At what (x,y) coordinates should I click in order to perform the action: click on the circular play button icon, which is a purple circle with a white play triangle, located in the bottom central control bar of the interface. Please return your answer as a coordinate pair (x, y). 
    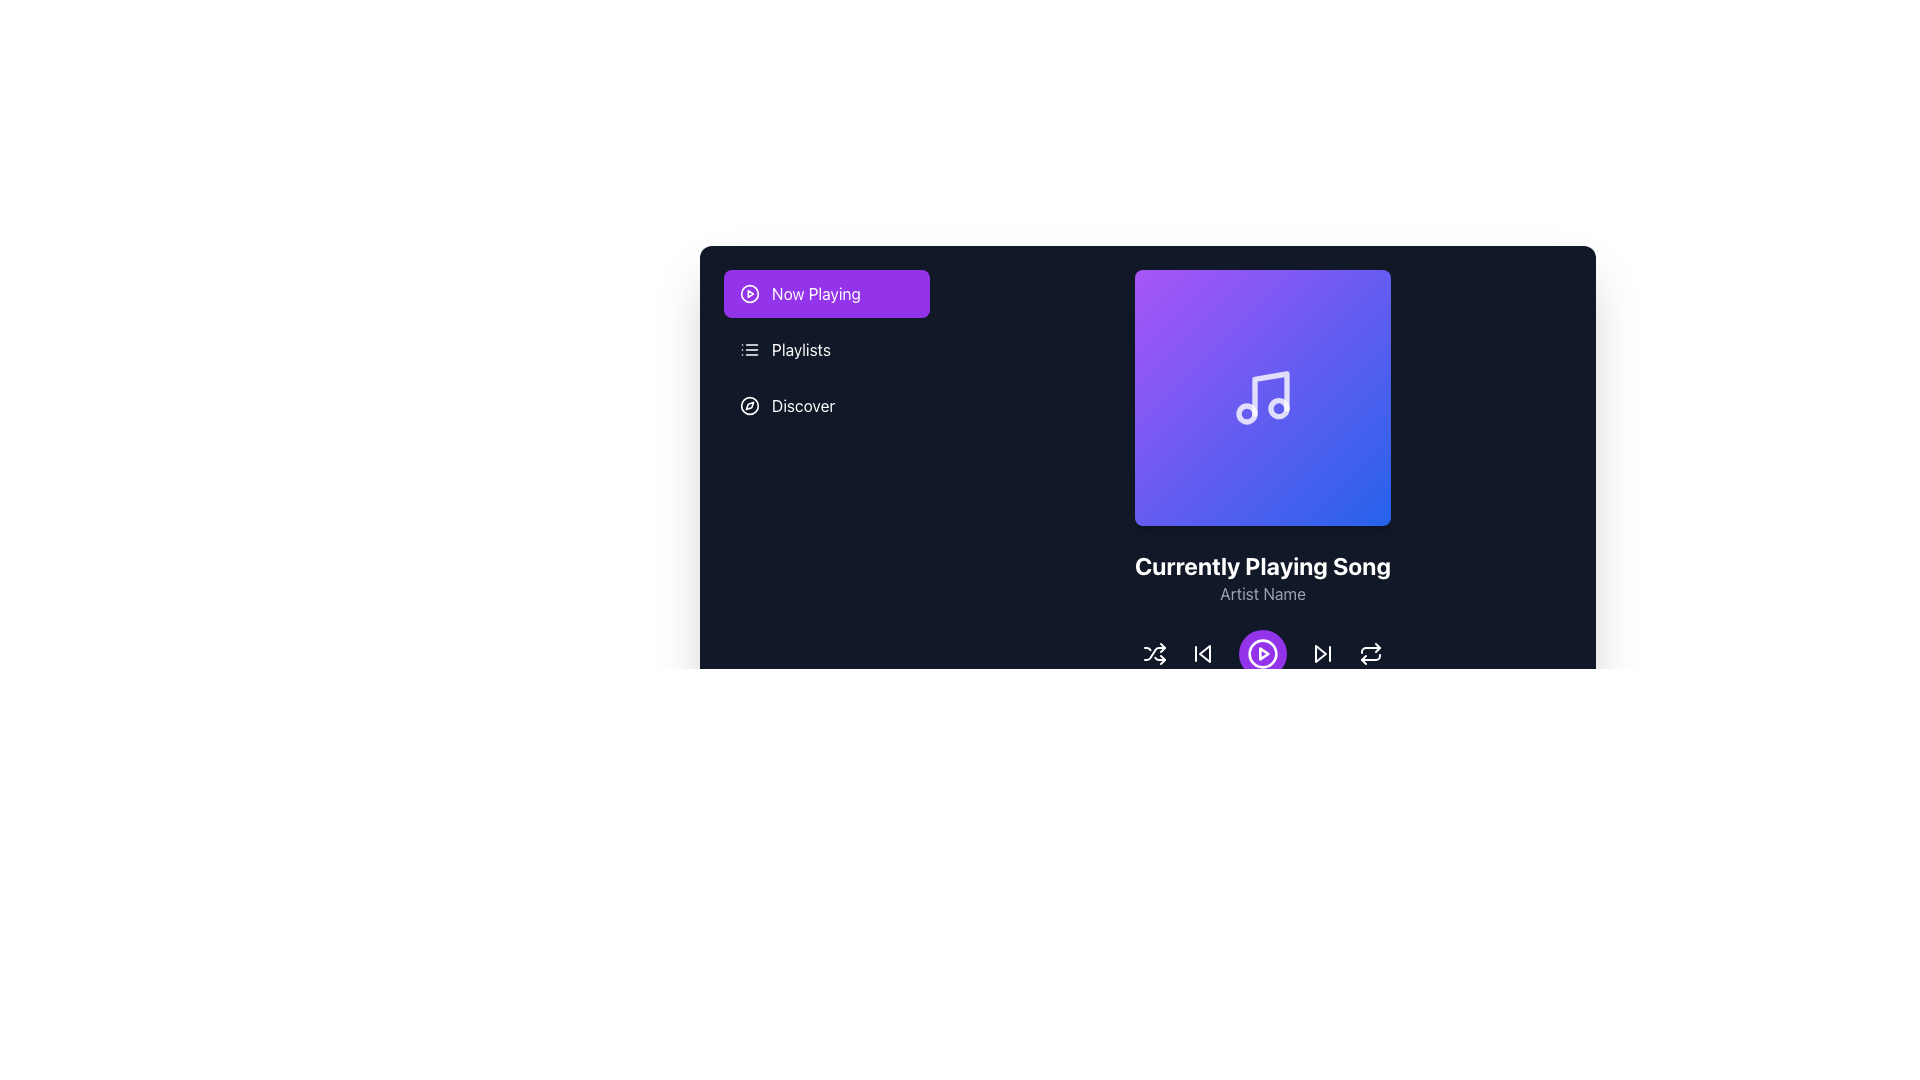
    Looking at the image, I should click on (1261, 654).